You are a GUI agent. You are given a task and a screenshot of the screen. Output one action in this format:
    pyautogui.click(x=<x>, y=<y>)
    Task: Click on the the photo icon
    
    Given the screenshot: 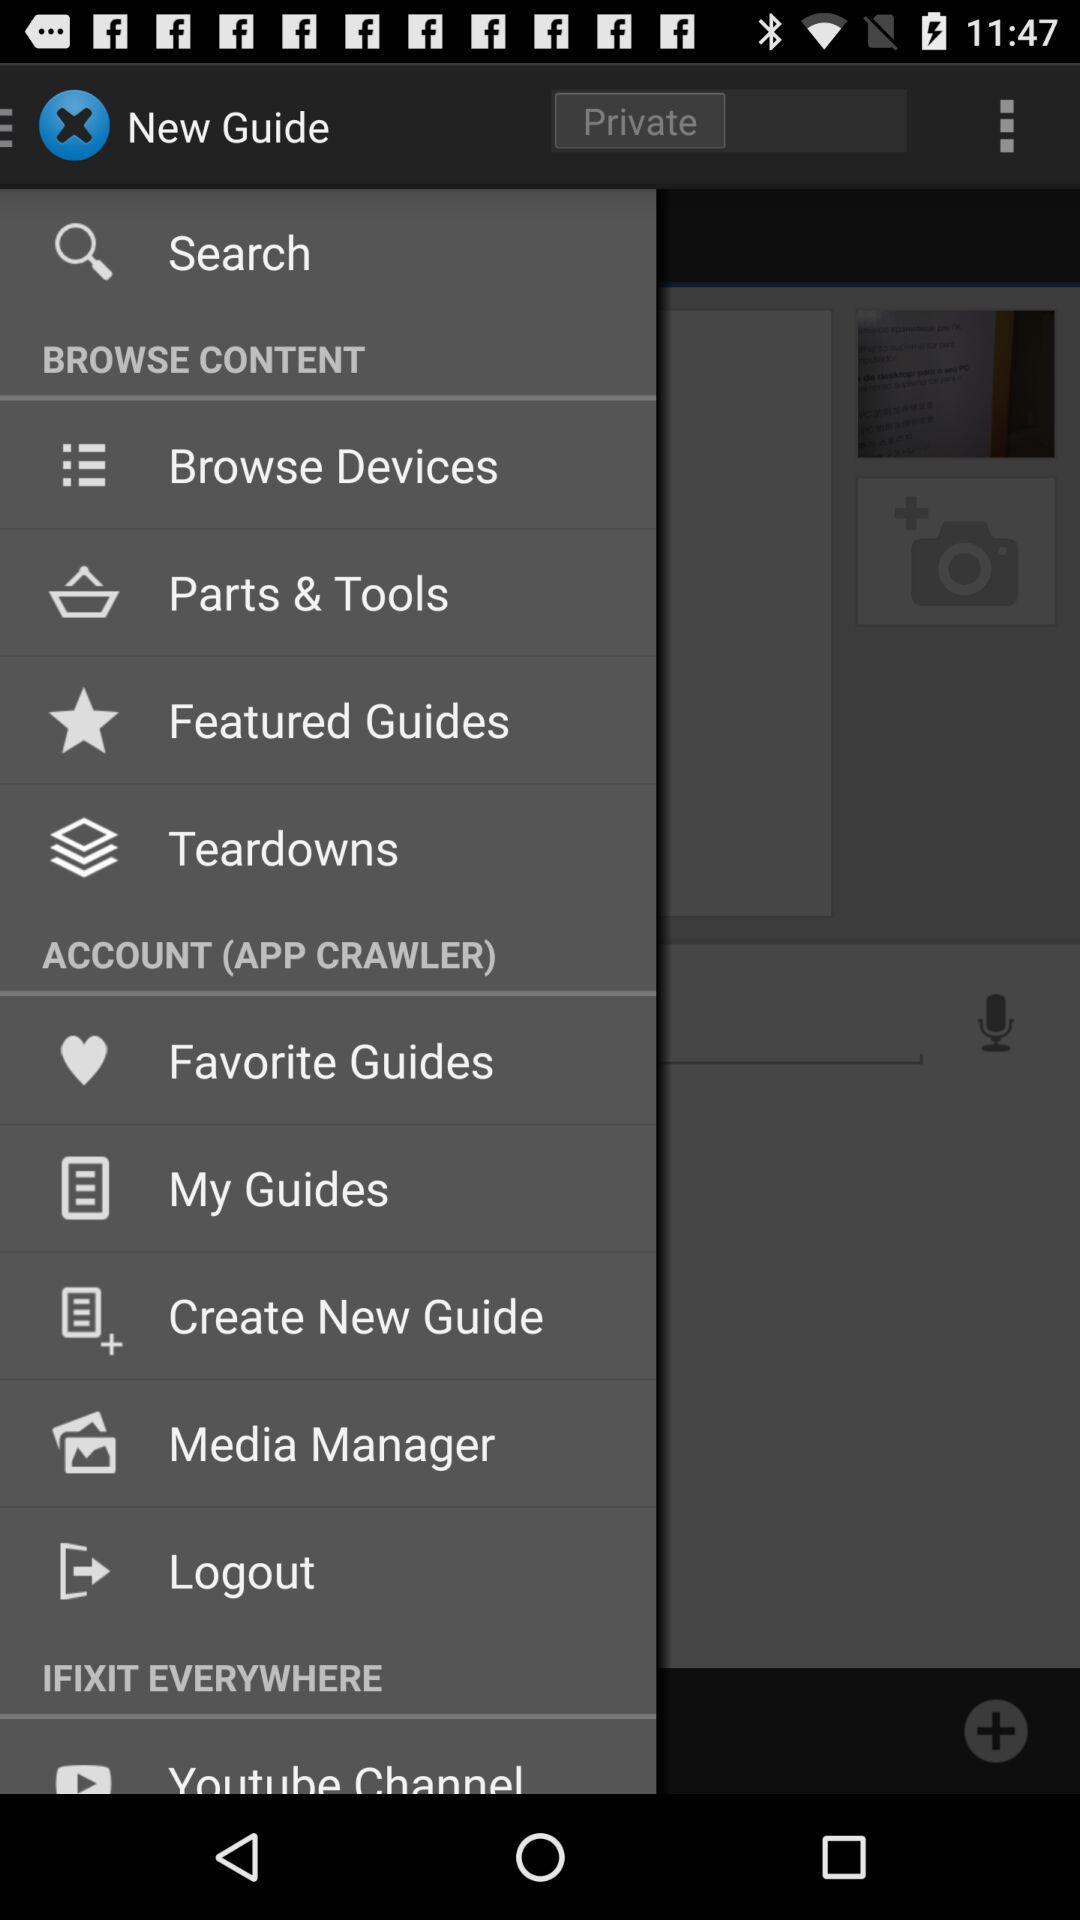 What is the action you would take?
    pyautogui.click(x=955, y=589)
    